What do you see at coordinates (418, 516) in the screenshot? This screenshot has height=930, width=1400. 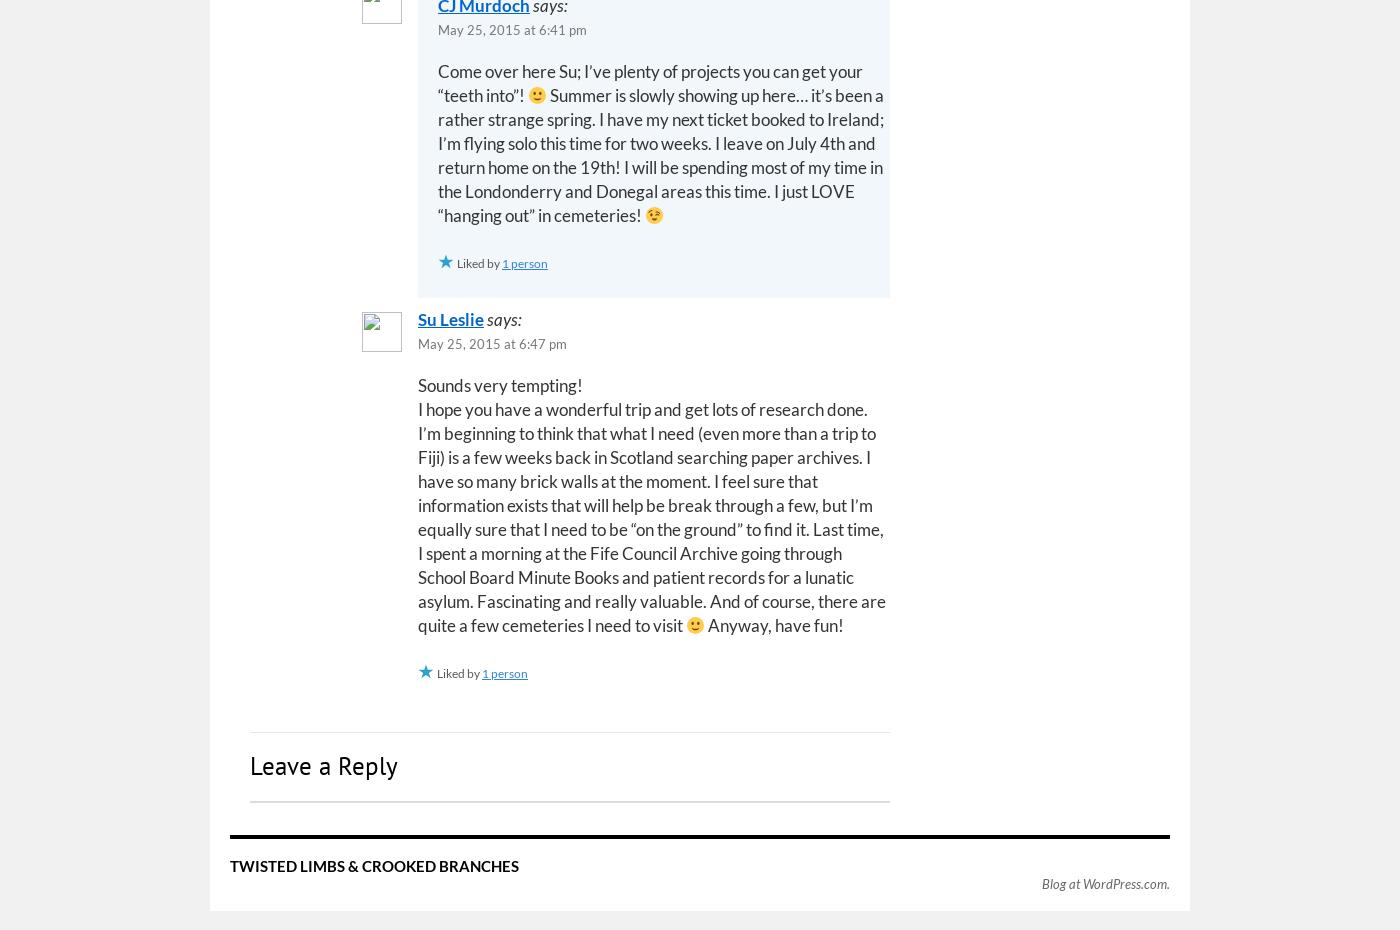 I see `'I hope you have a wonderful trip and get lots of research done. I’m beginning to think that what I need (even more than a trip to Fiji) is a few weeks back in Scotland searching paper archives. I have so many brick walls at the moment. I feel sure that information exists that will help be break through a few, but I’m equally sure that I need to be “on the ground” to find it. Last time, I spent a morning at the Fife Council Archive going through School Board Minute Books and patient records for a lunatic asylum. Fascinating and really valuable. And of course, there are quite a few cemeteries I need to visit'` at bounding box center [418, 516].